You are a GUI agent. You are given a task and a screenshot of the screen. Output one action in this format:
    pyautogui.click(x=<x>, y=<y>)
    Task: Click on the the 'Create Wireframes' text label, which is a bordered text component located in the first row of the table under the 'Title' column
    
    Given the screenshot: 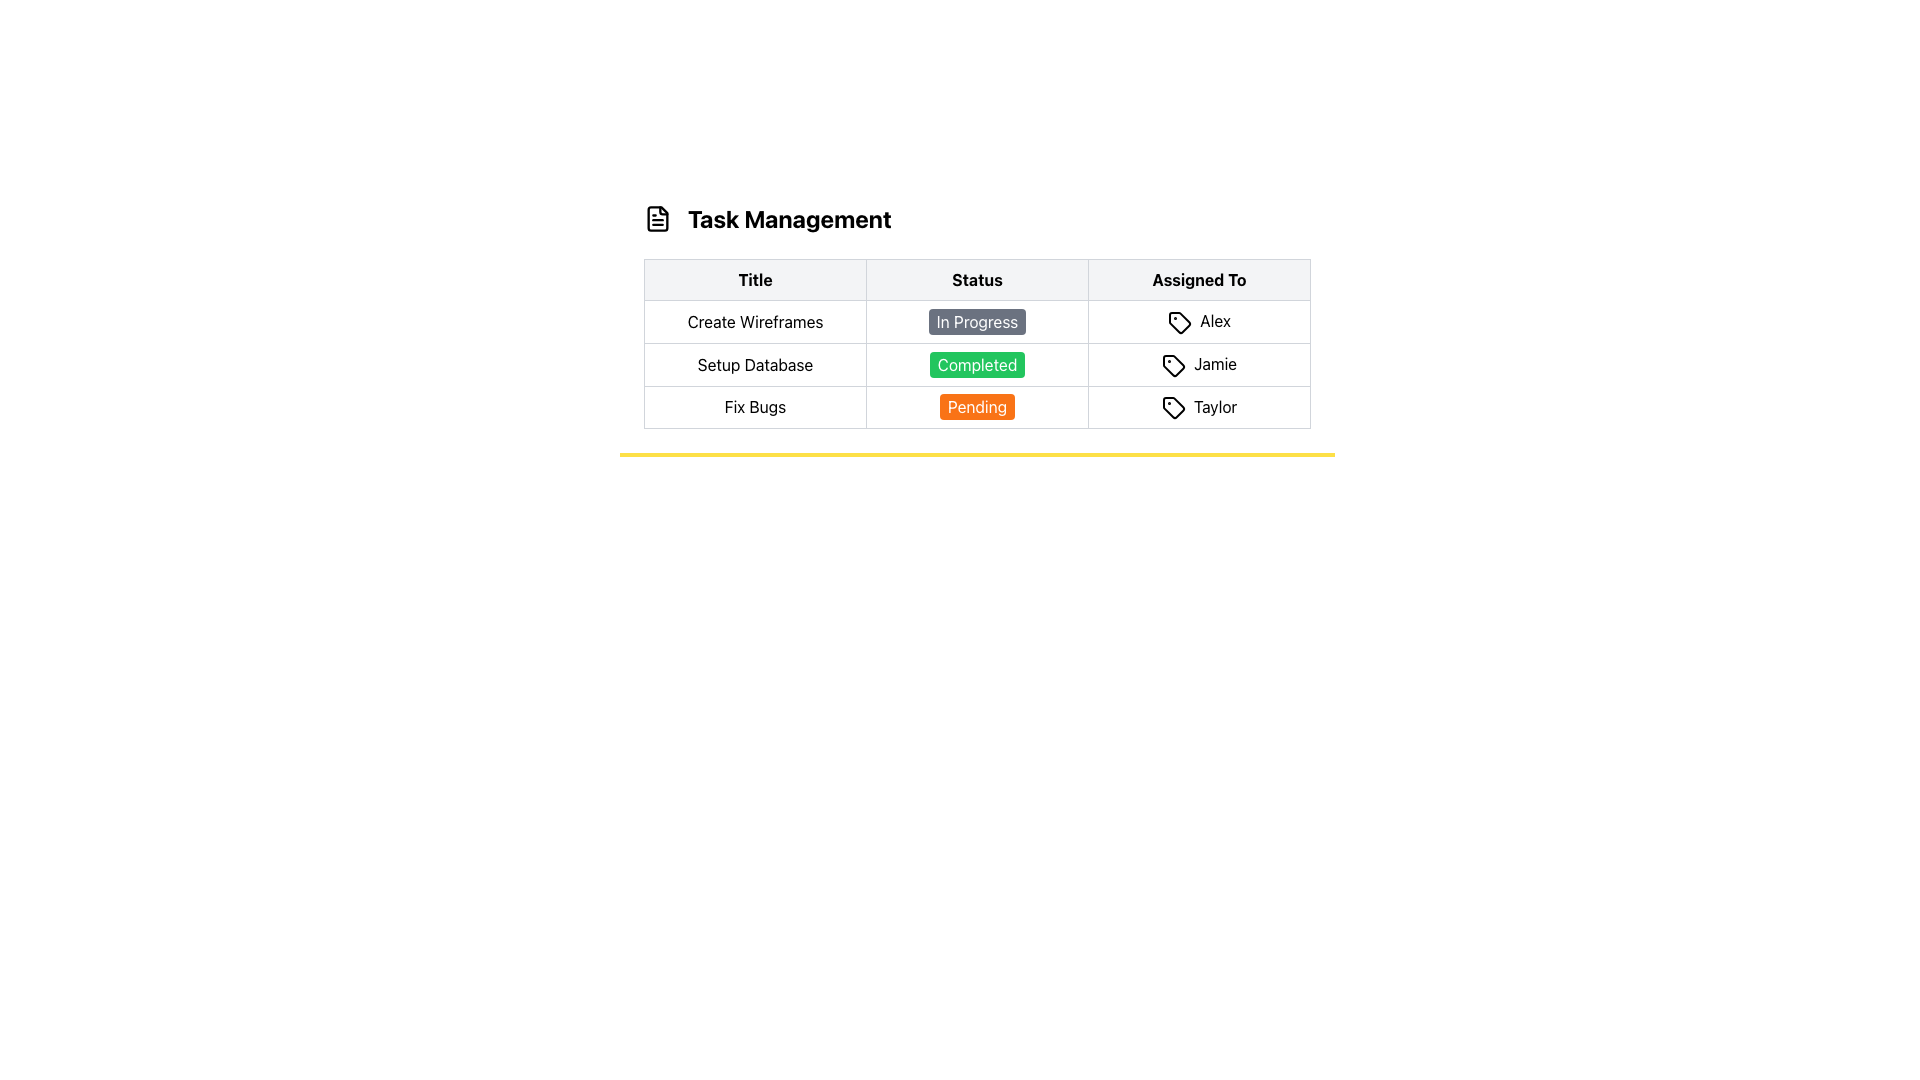 What is the action you would take?
    pyautogui.click(x=754, y=320)
    